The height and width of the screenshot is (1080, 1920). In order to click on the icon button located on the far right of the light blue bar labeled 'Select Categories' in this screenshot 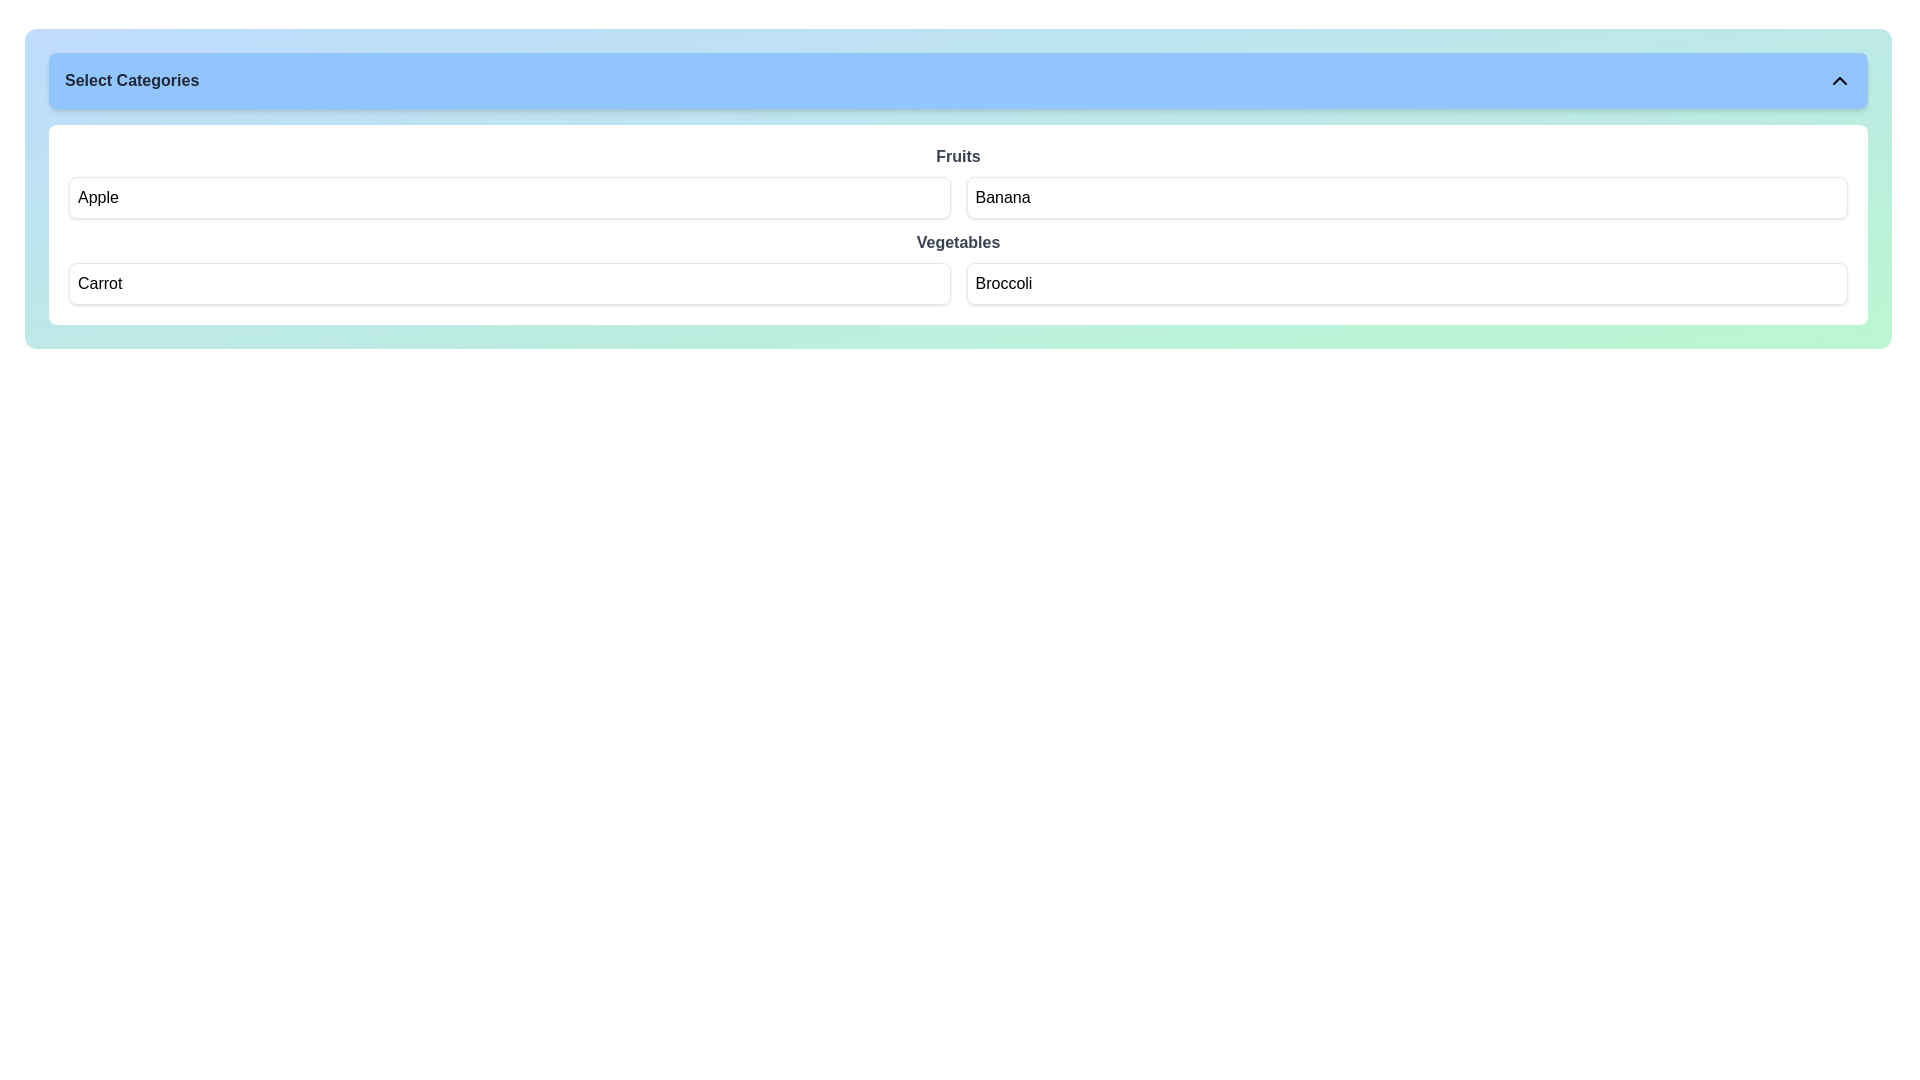, I will do `click(1839, 80)`.